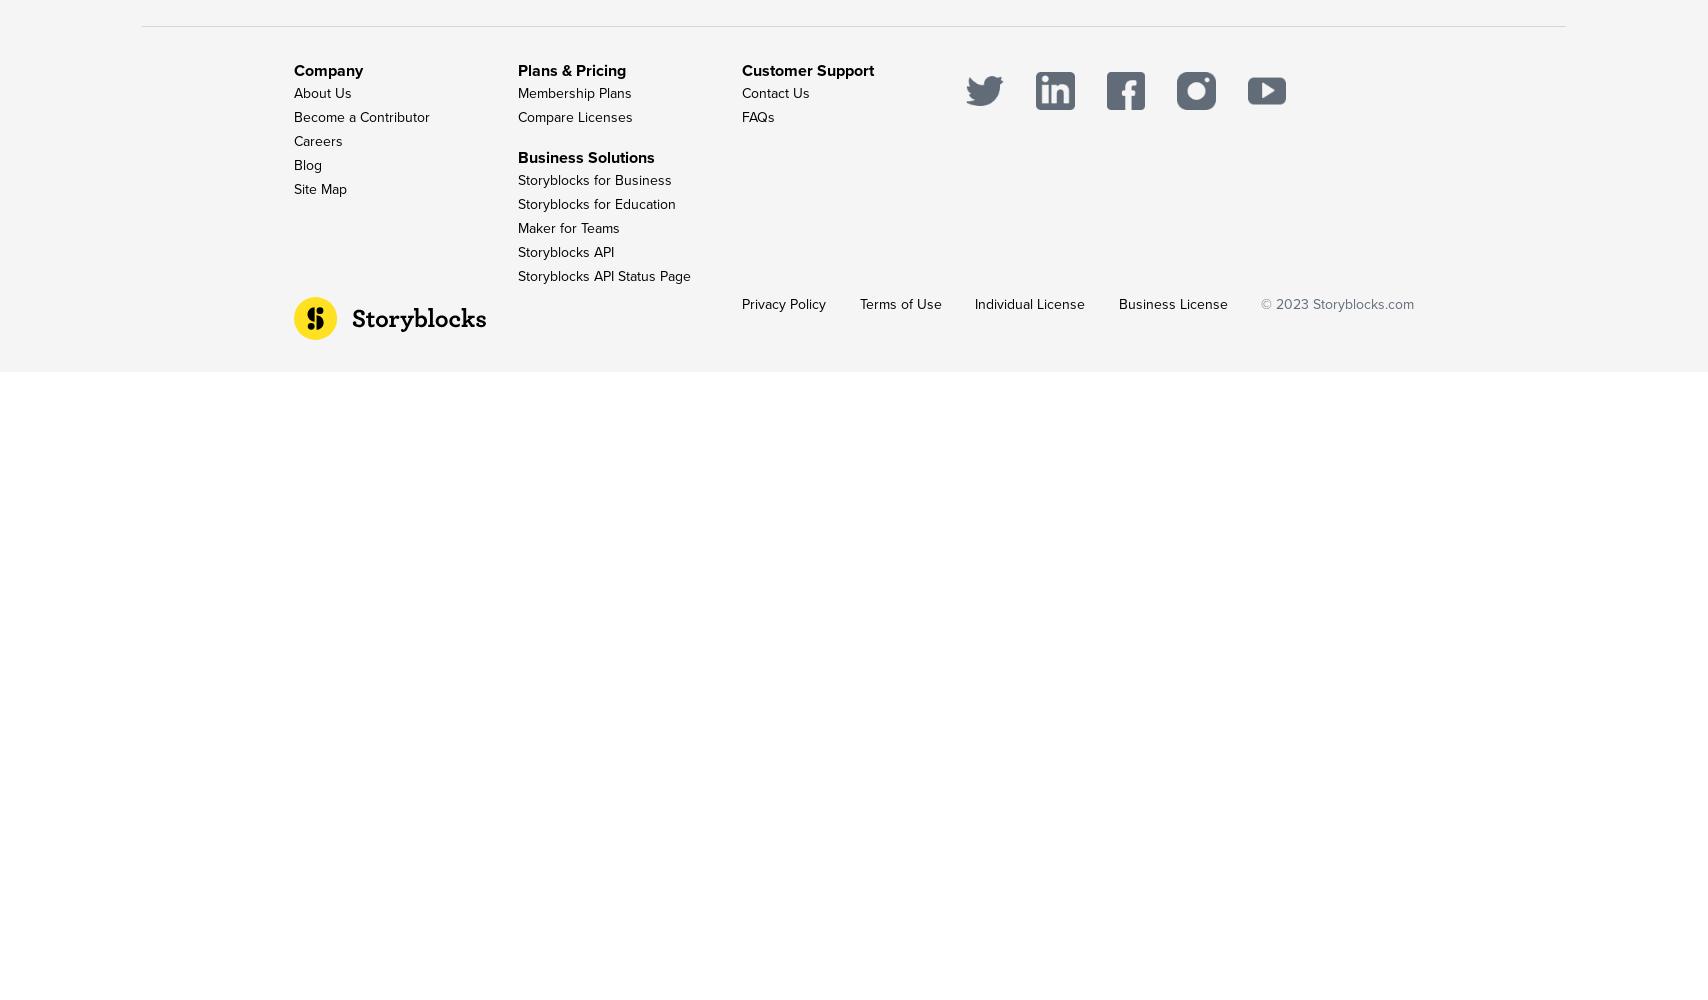 This screenshot has height=1000, width=1708. I want to click on 'Storyblocks.com', so click(1363, 304).